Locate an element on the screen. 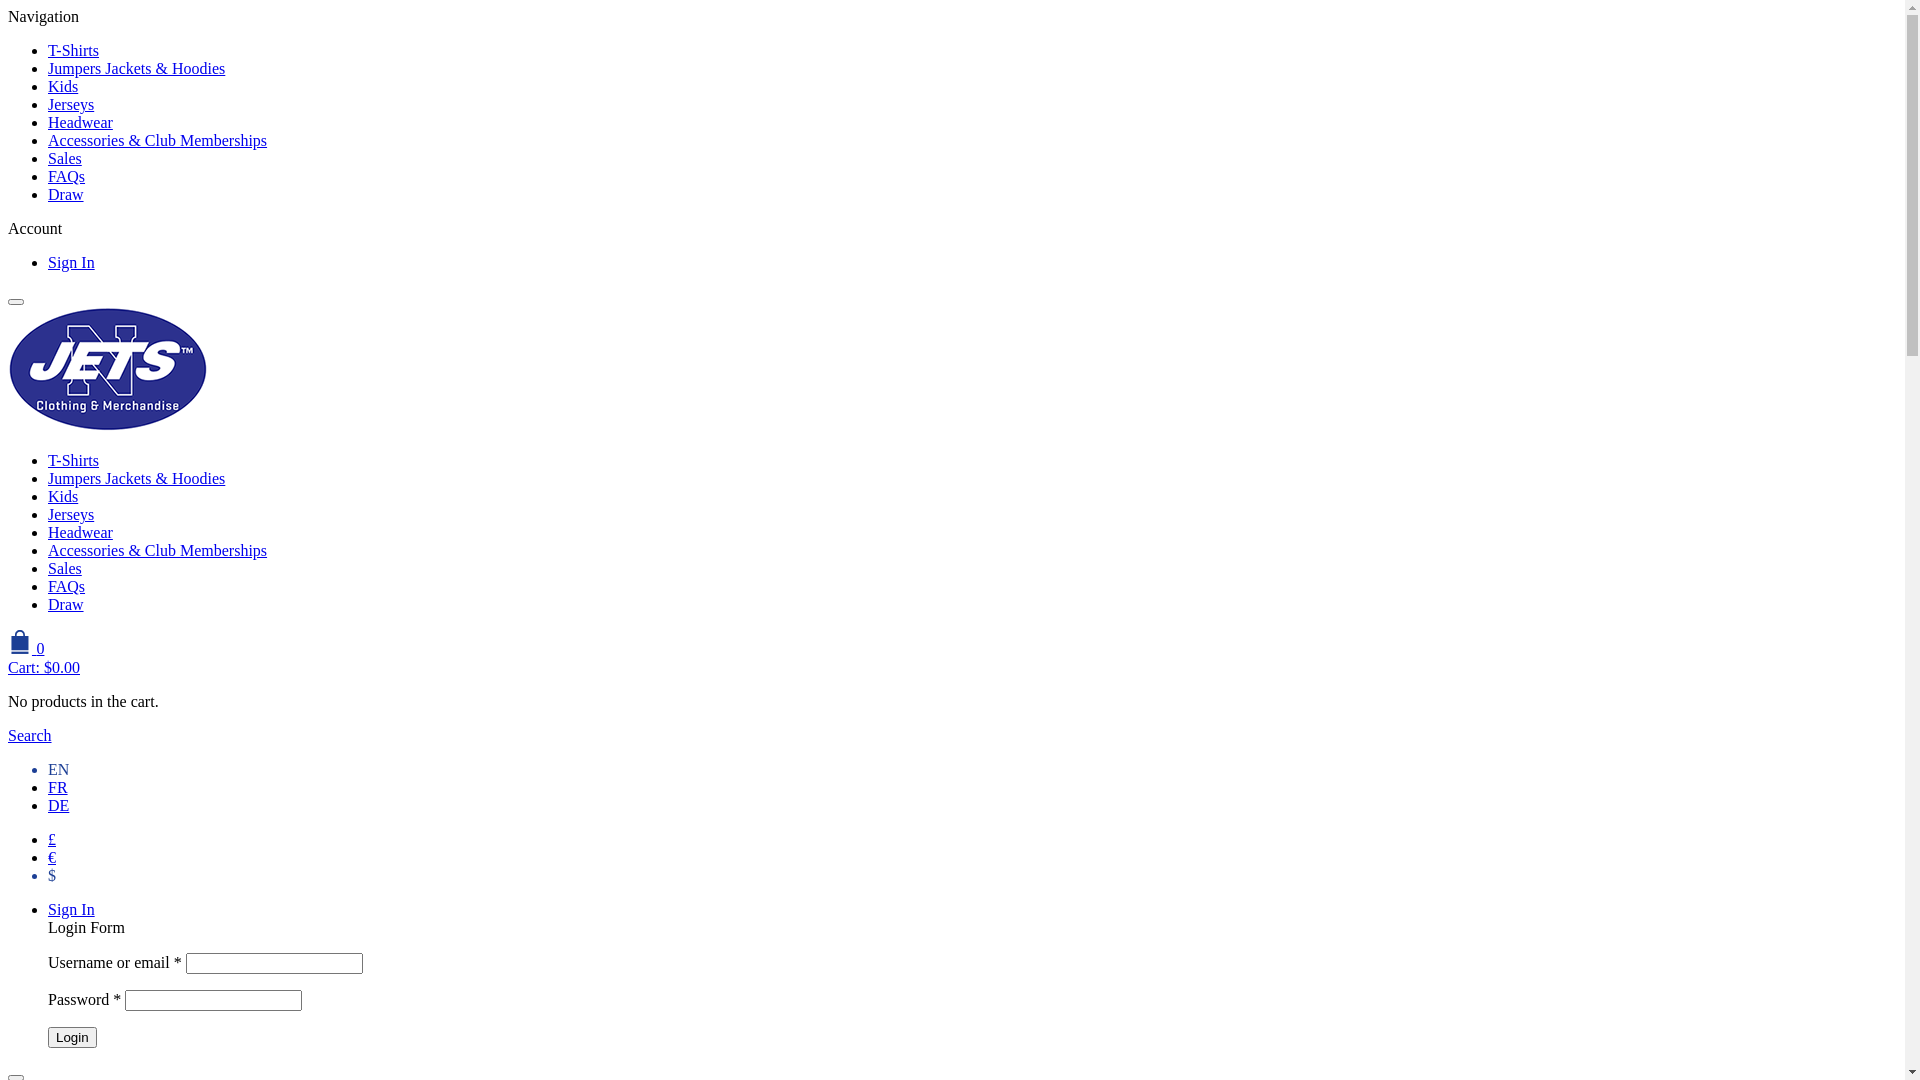 This screenshot has width=1920, height=1080. 'Jerseys' is located at coordinates (71, 513).